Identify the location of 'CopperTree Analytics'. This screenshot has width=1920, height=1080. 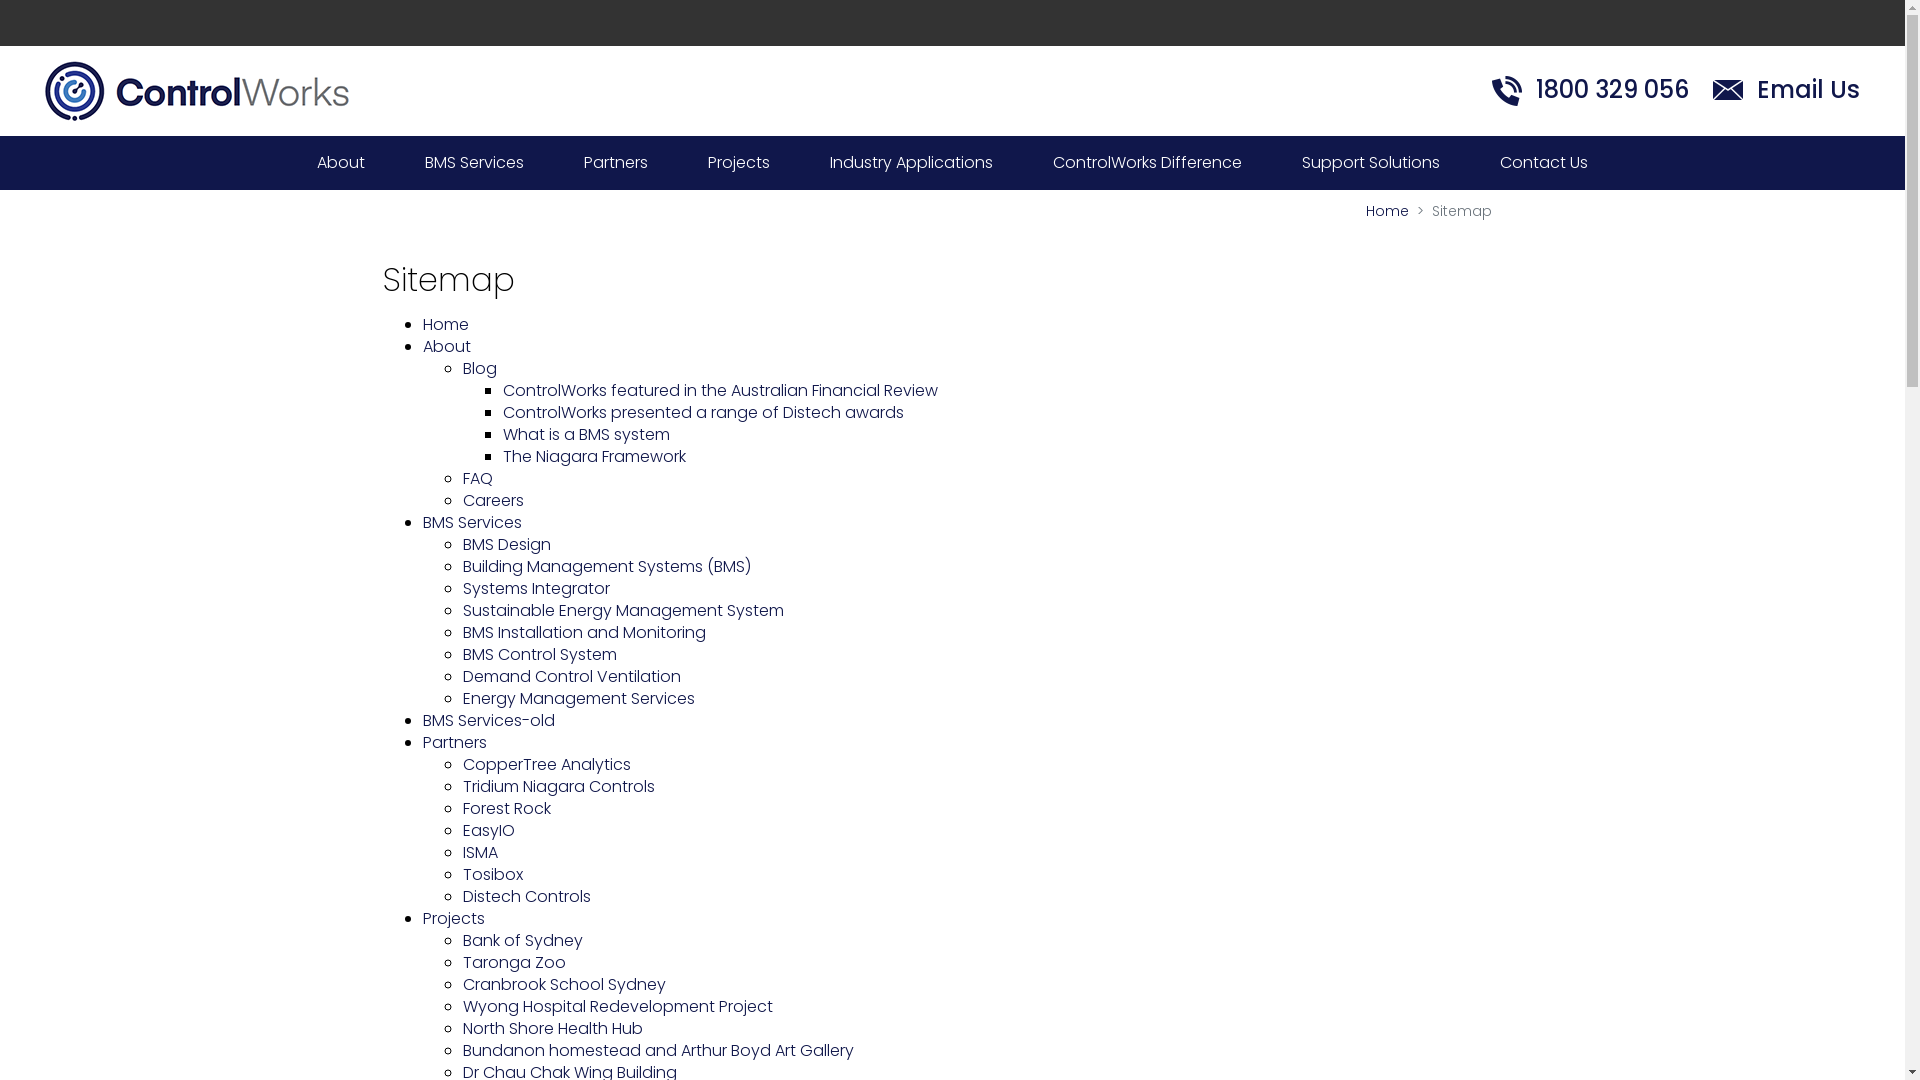
(546, 764).